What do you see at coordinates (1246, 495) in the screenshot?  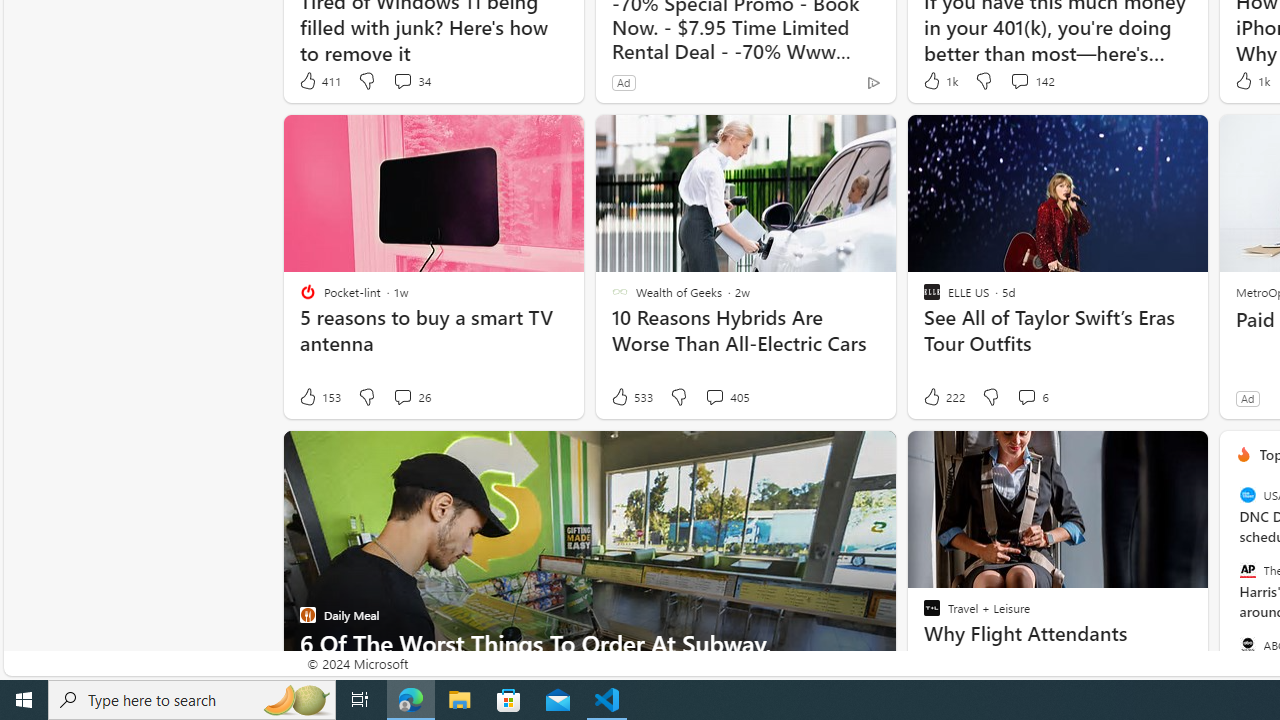 I see `'USA TODAY'` at bounding box center [1246, 495].